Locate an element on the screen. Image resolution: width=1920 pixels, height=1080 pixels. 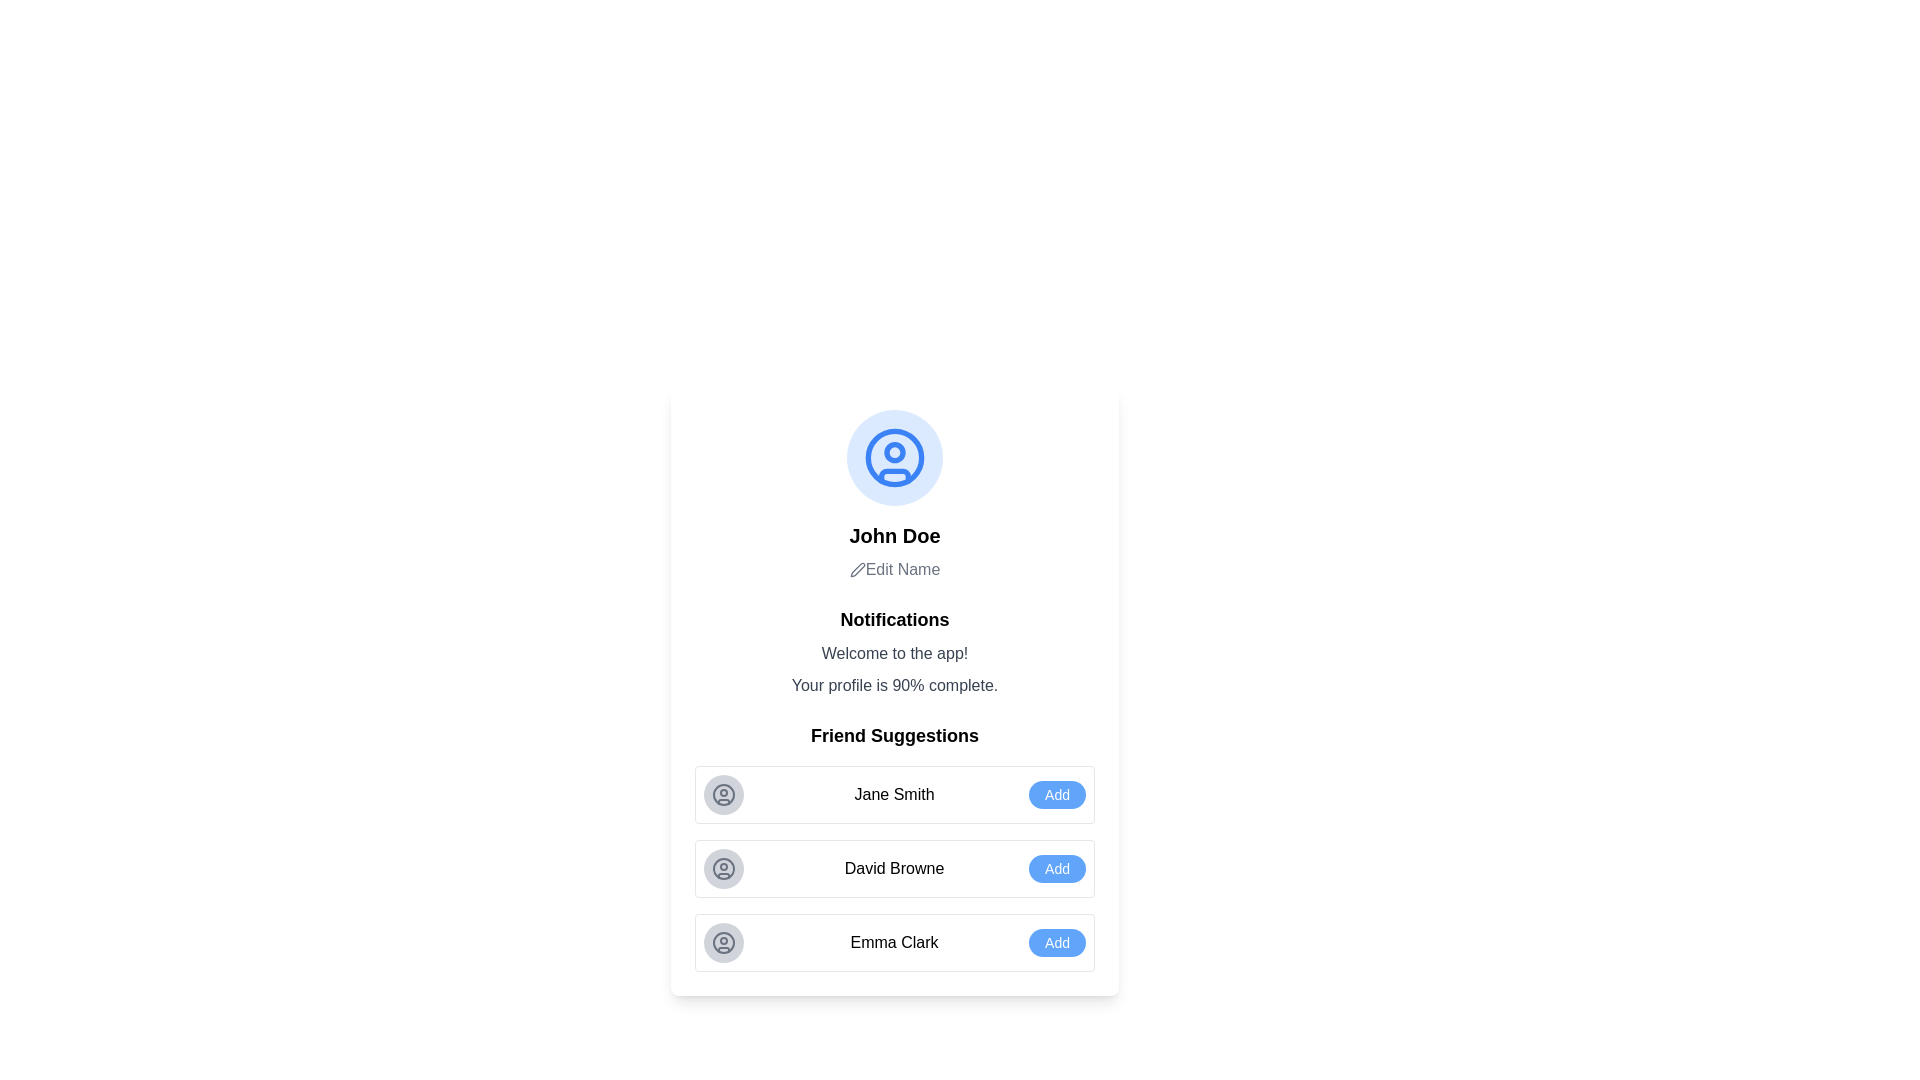
the text label displaying the name 'David Browne' in bold black font, located within the second card under the 'Friend Suggestions' section, positioned between the avatar icon and the 'Add' button is located at coordinates (893, 867).